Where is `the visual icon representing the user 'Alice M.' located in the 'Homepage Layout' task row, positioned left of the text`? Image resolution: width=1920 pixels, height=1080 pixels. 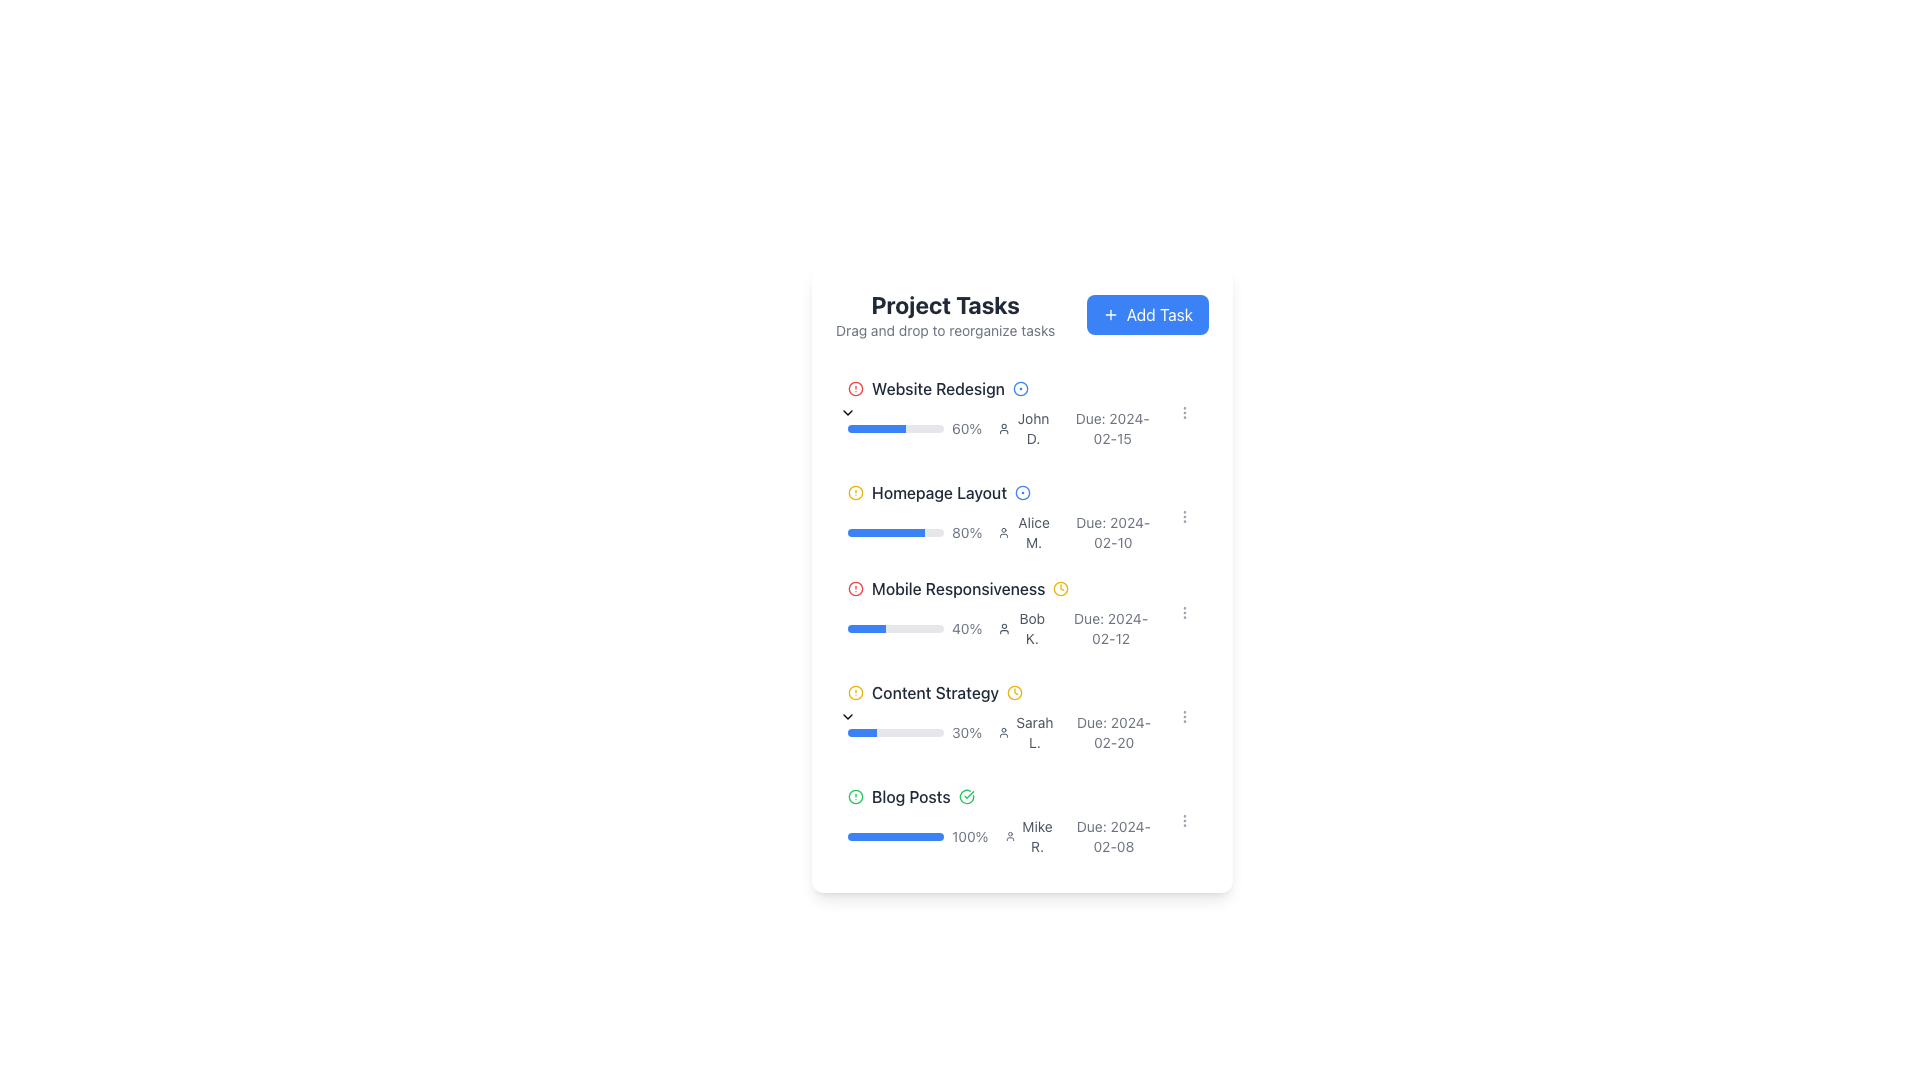 the visual icon representing the user 'Alice M.' located in the 'Homepage Layout' task row, positioned left of the text is located at coordinates (1004, 531).